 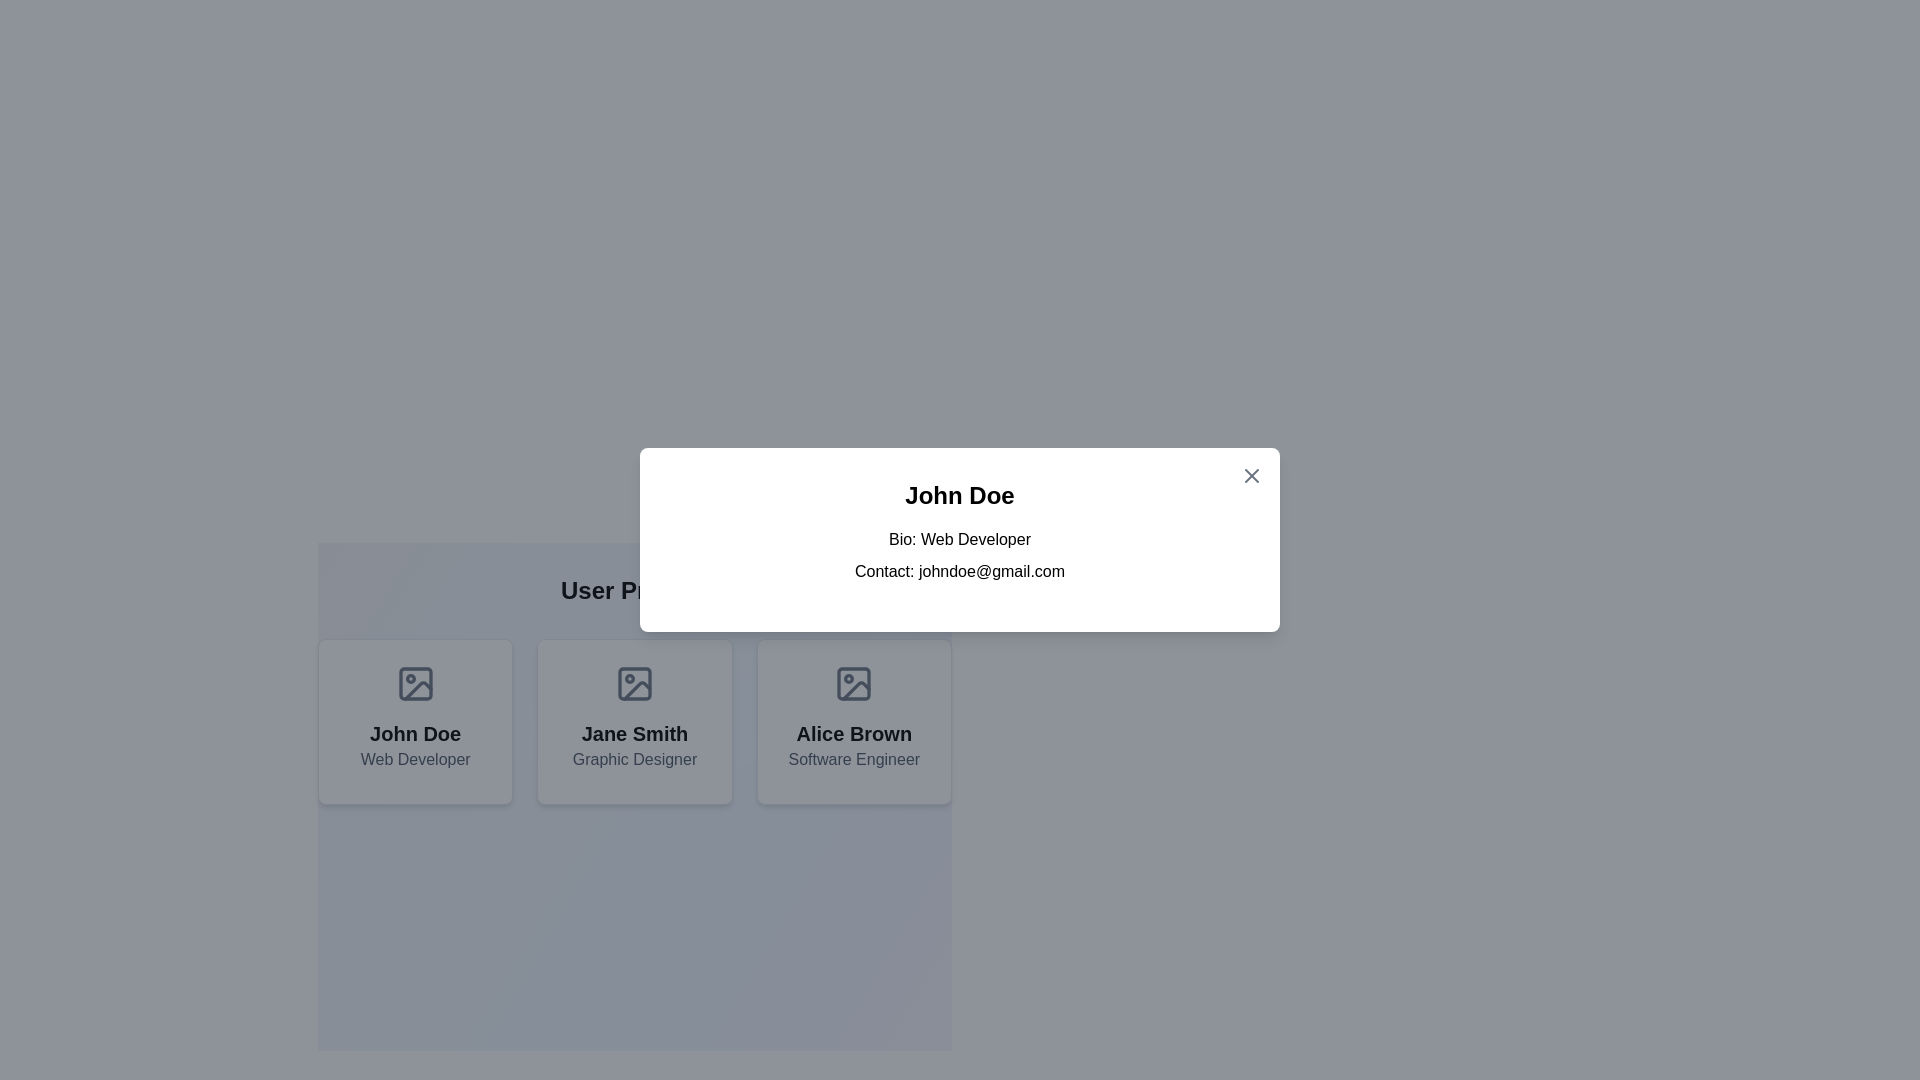 I want to click on the icon representing 'Jane Smith' in the 'User Profiles' section, which is the second icon among three profile cards, so click(x=633, y=682).